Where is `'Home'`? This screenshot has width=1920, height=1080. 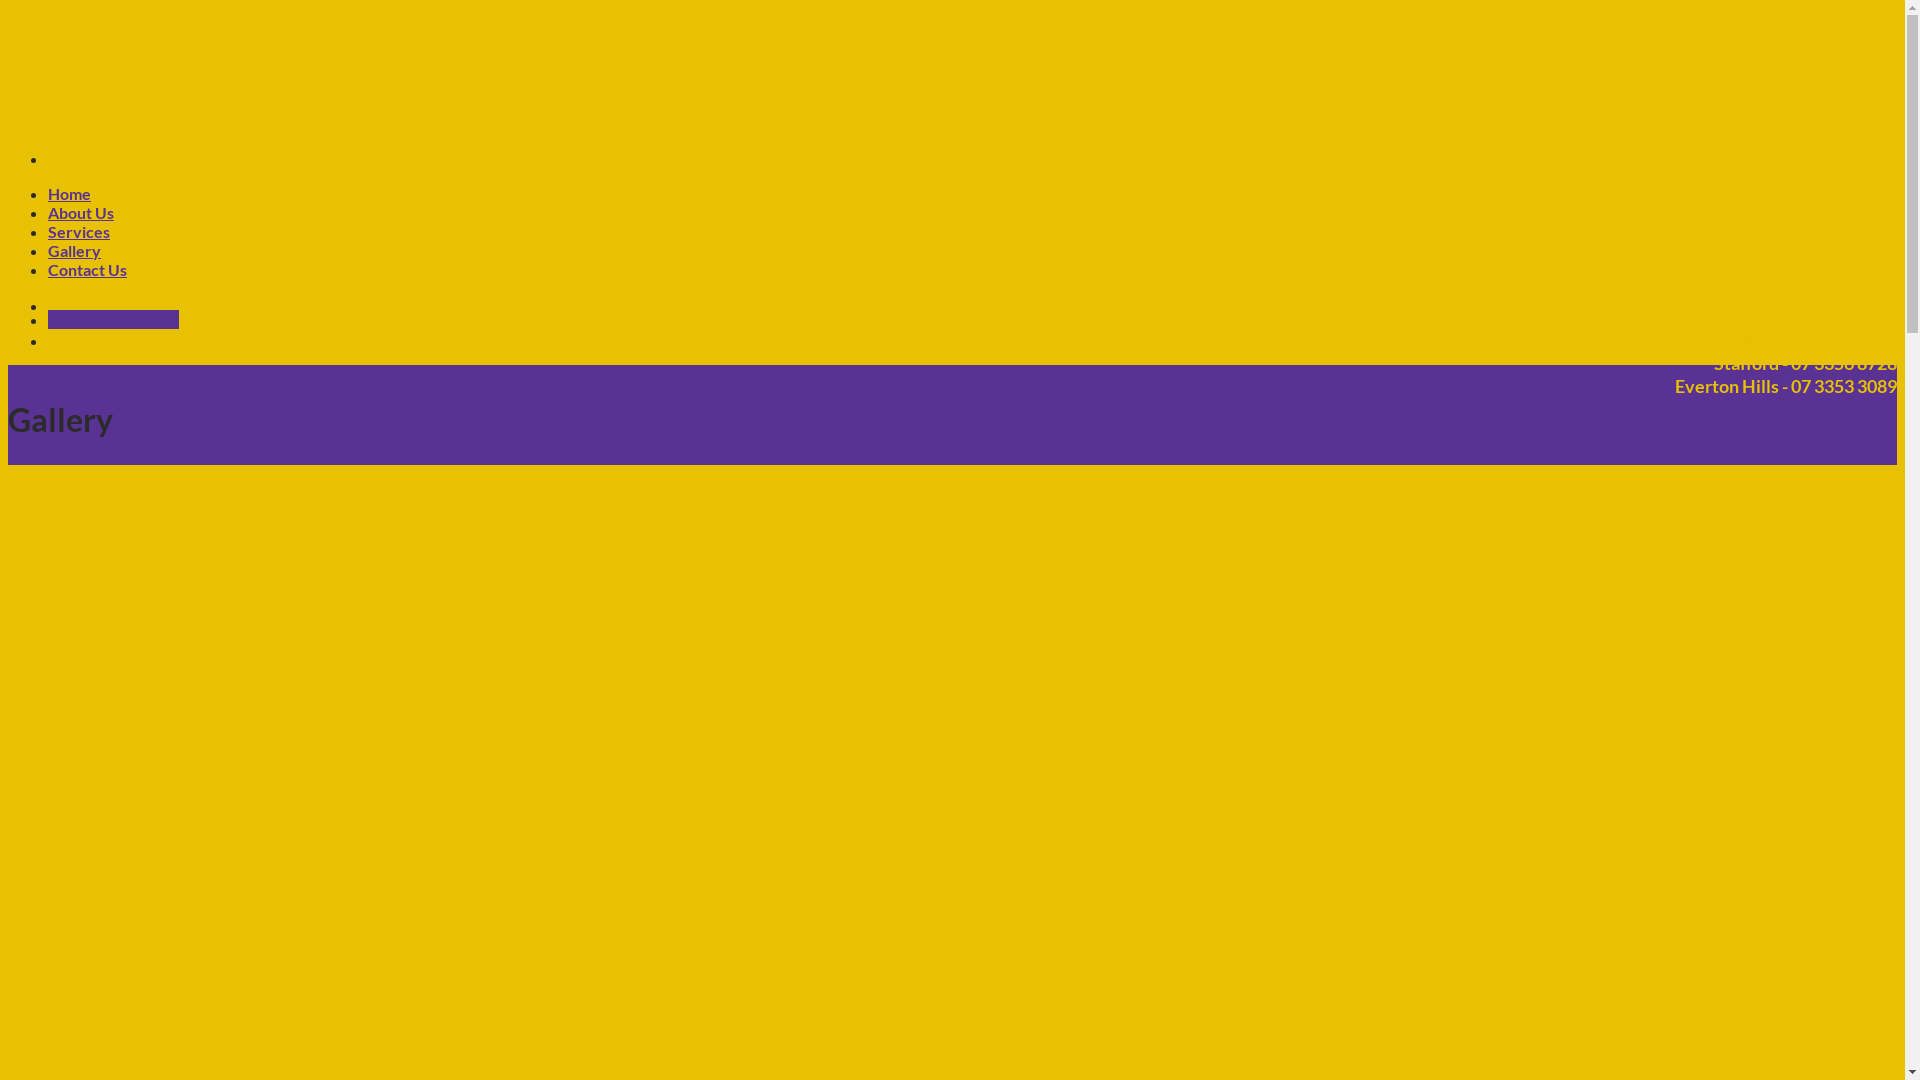 'Home' is located at coordinates (69, 193).